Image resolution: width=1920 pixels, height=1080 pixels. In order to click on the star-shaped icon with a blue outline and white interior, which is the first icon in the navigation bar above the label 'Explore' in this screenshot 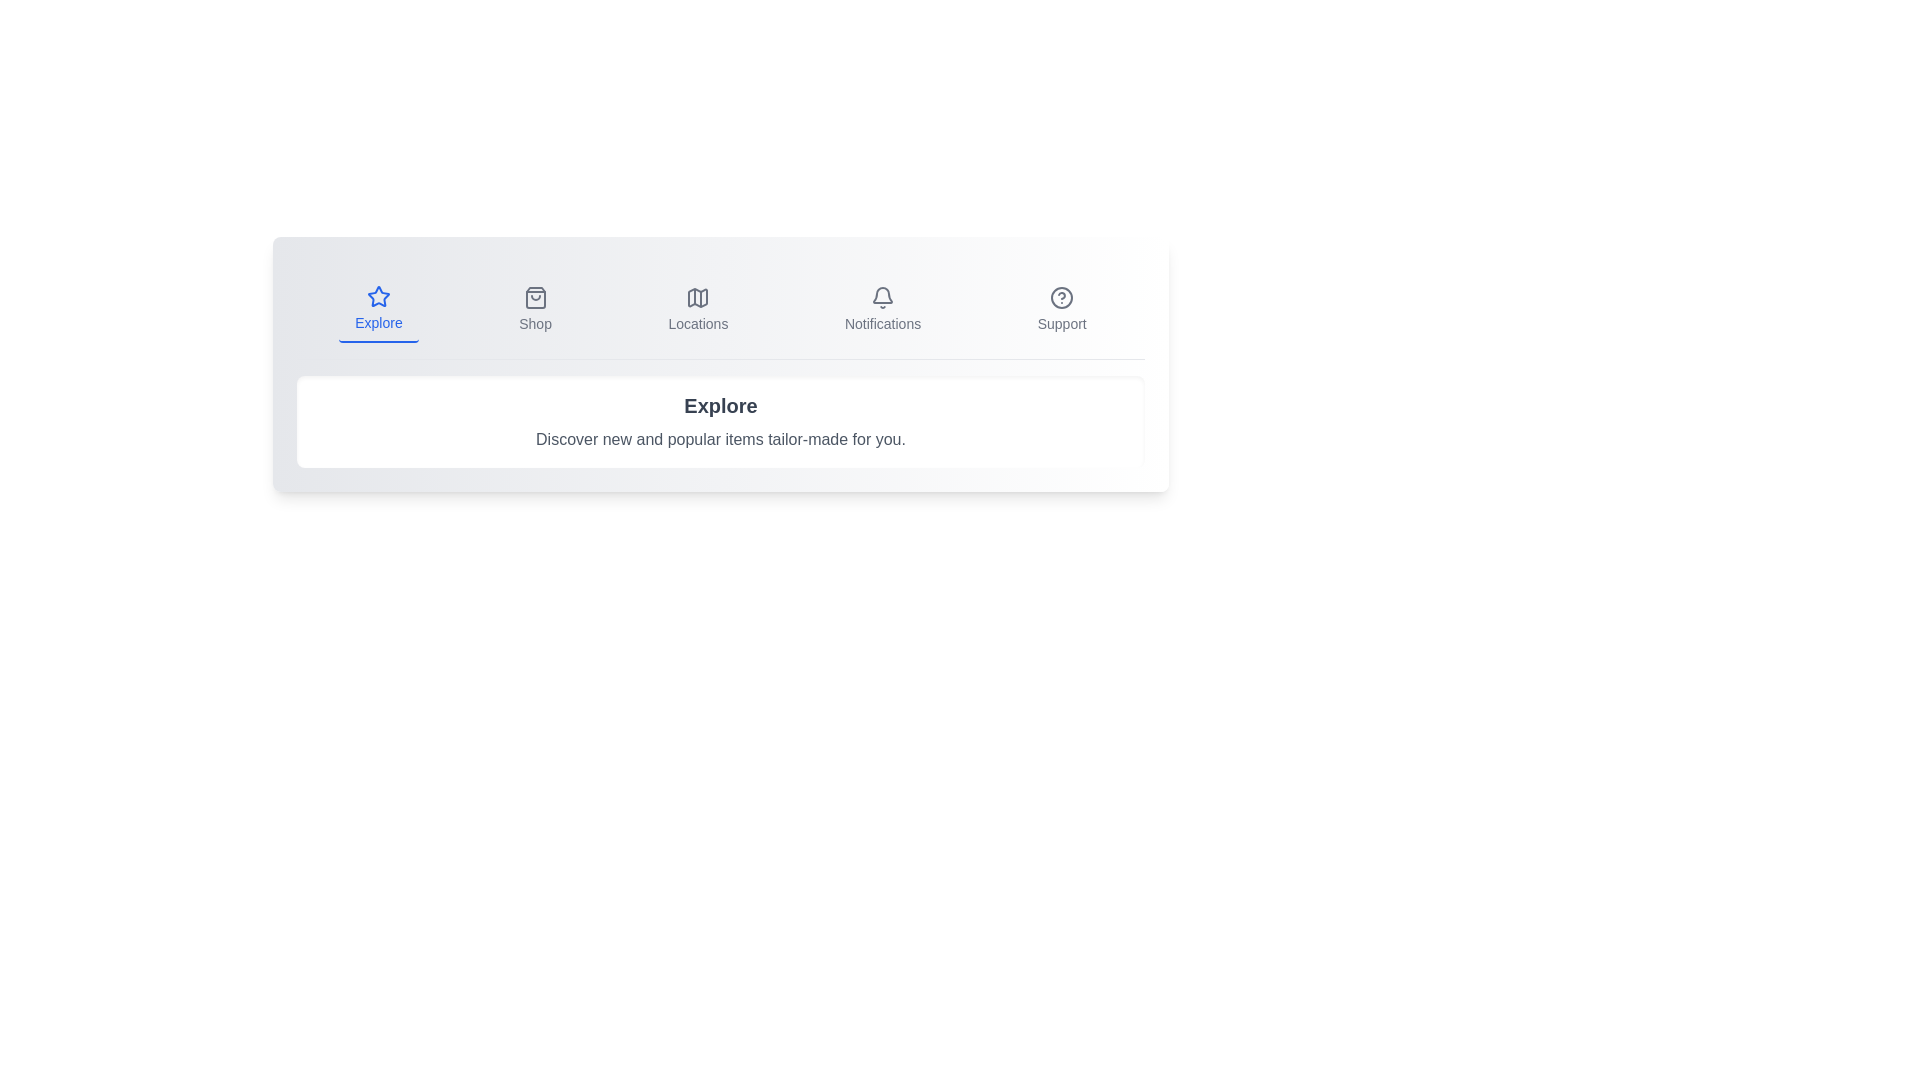, I will do `click(379, 296)`.